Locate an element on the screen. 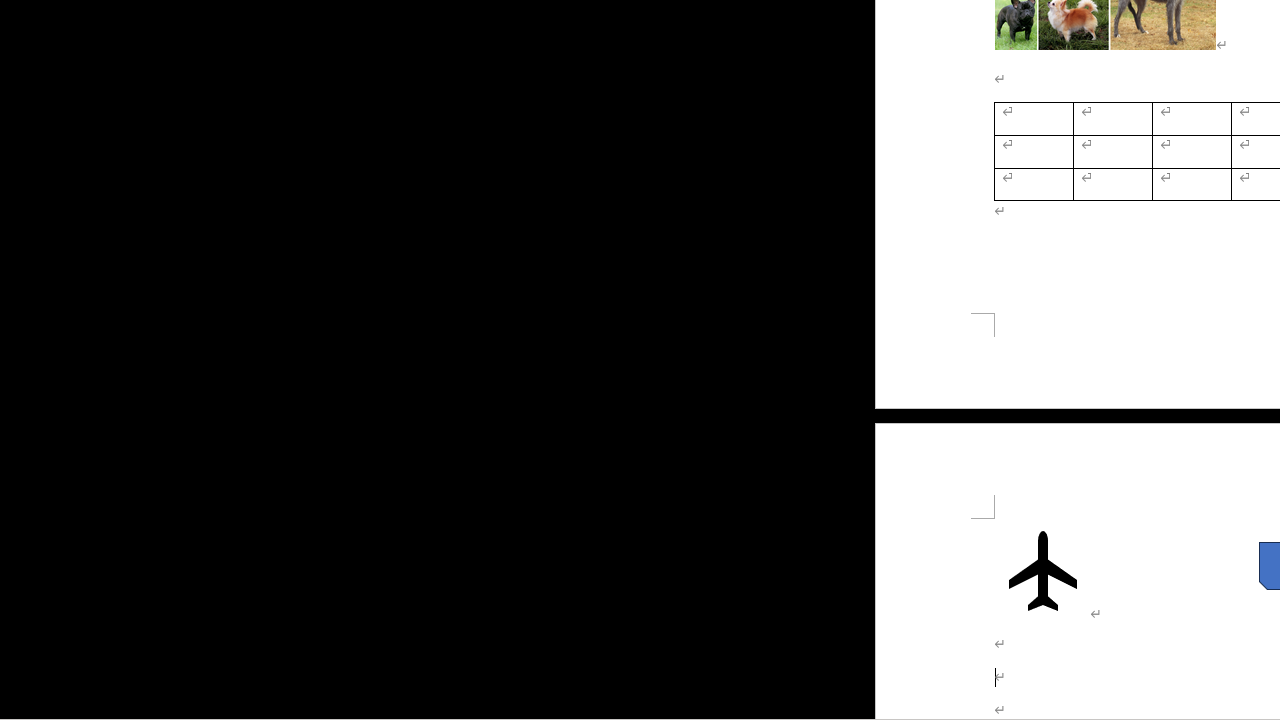 This screenshot has width=1280, height=720. 'Airplane with solid fill' is located at coordinates (1041, 570).